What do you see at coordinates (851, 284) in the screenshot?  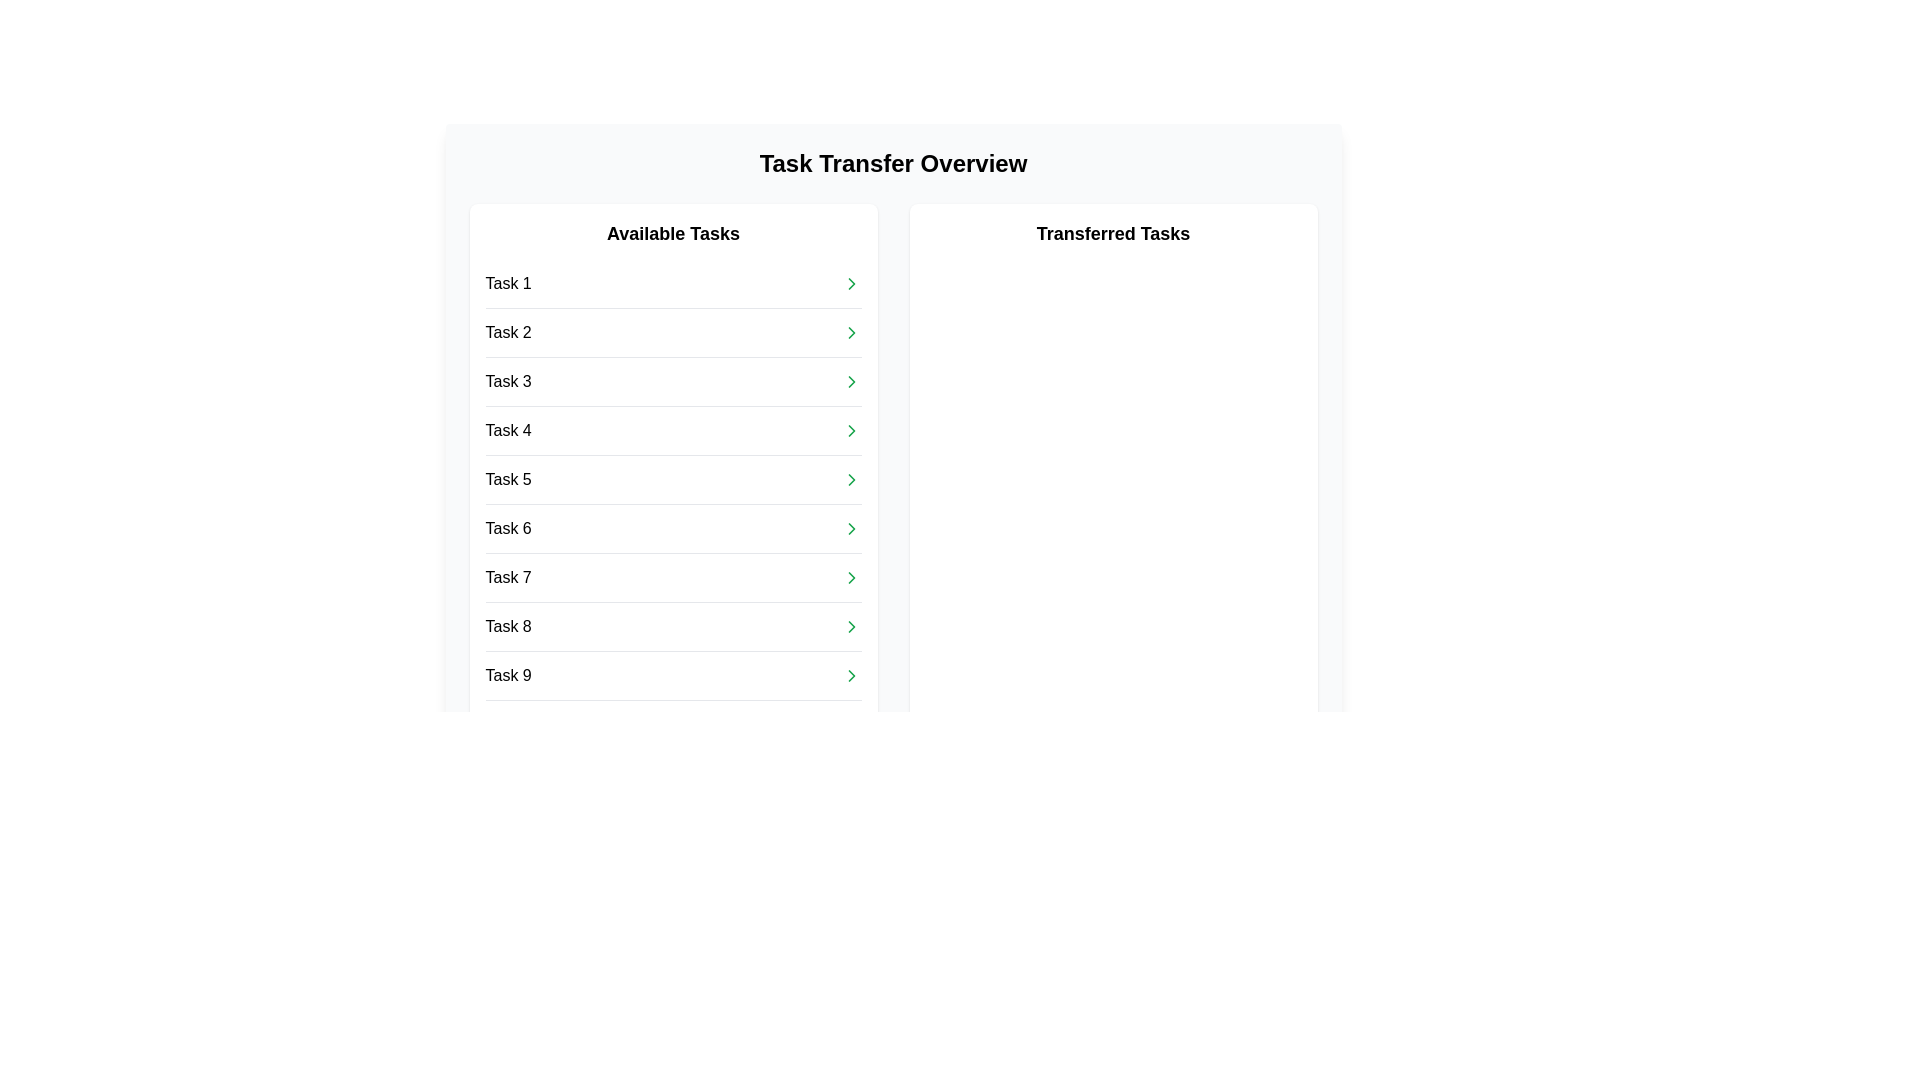 I see `the arrow icon button located on the far right side of the 'Task 1' row in the 'Available Tasks' list` at bounding box center [851, 284].